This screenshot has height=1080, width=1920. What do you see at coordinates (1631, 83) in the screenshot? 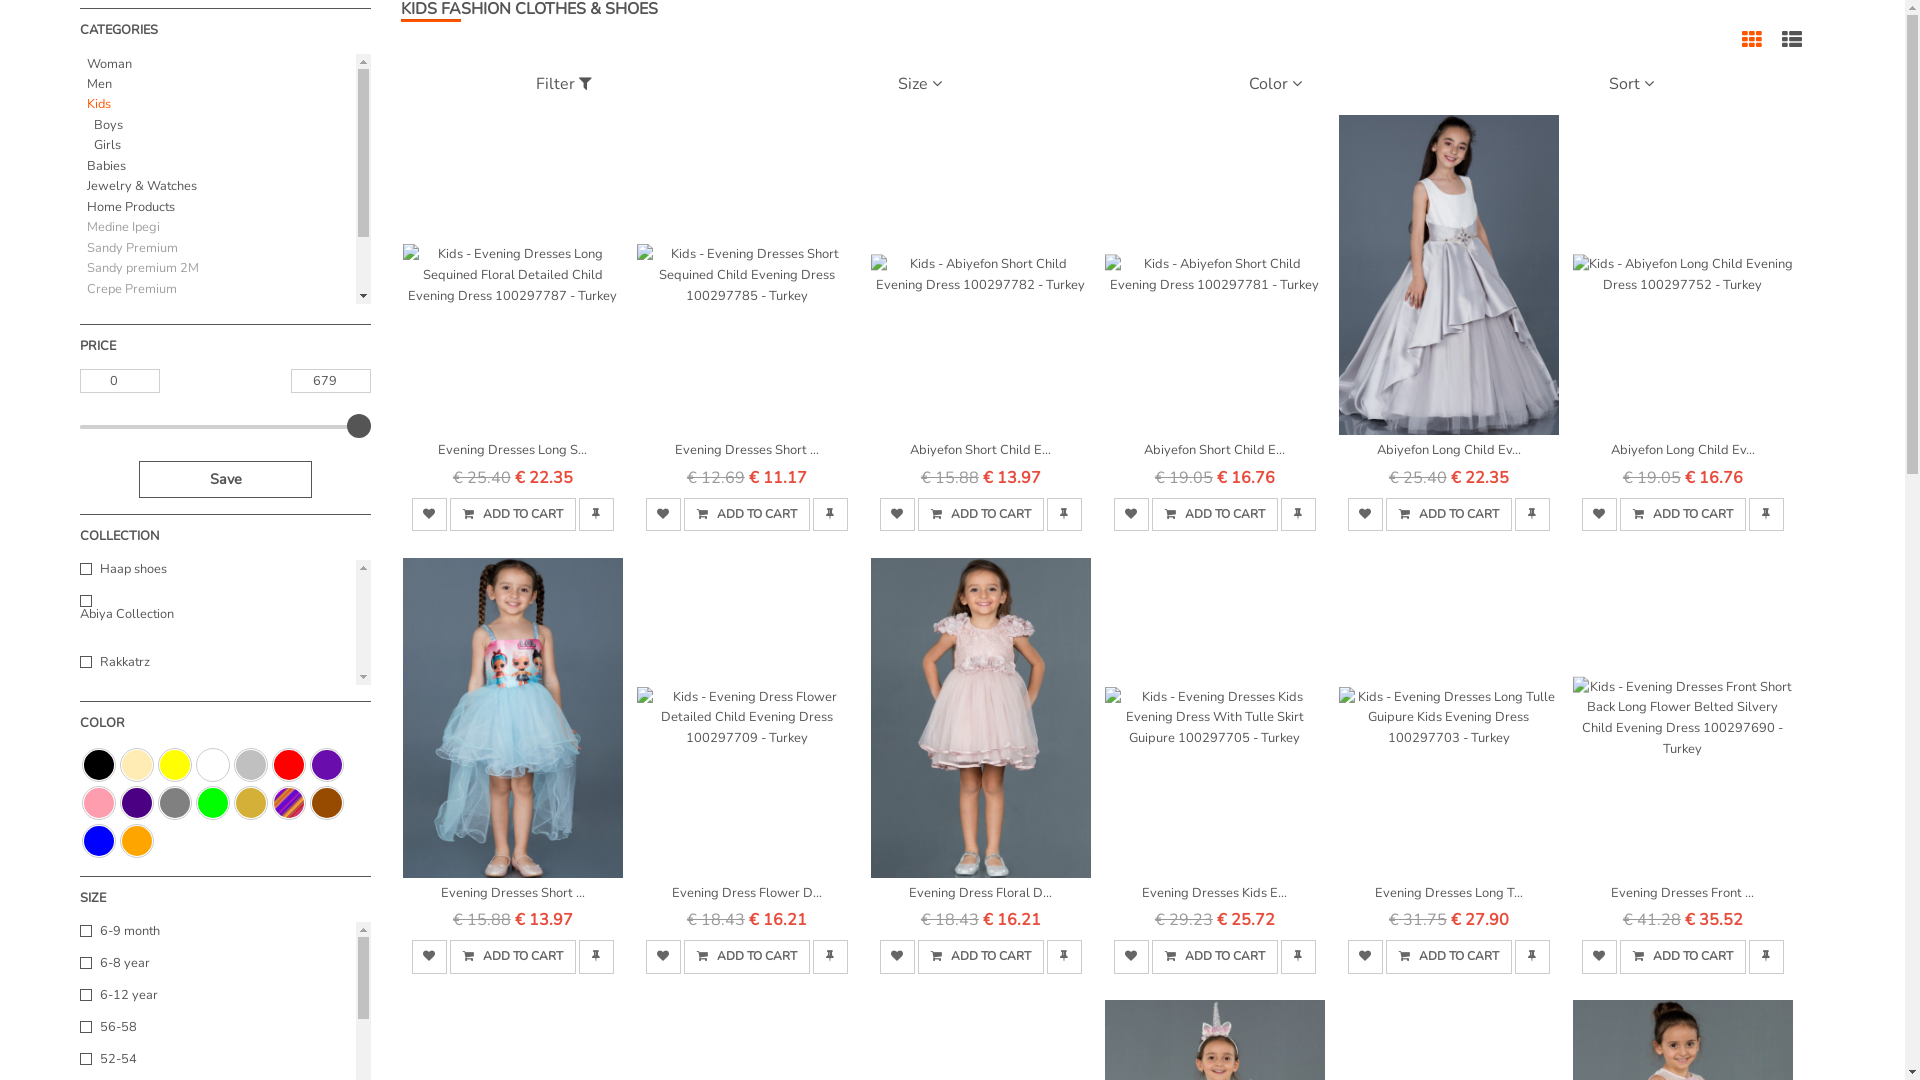
I see `'Sort'` at bounding box center [1631, 83].